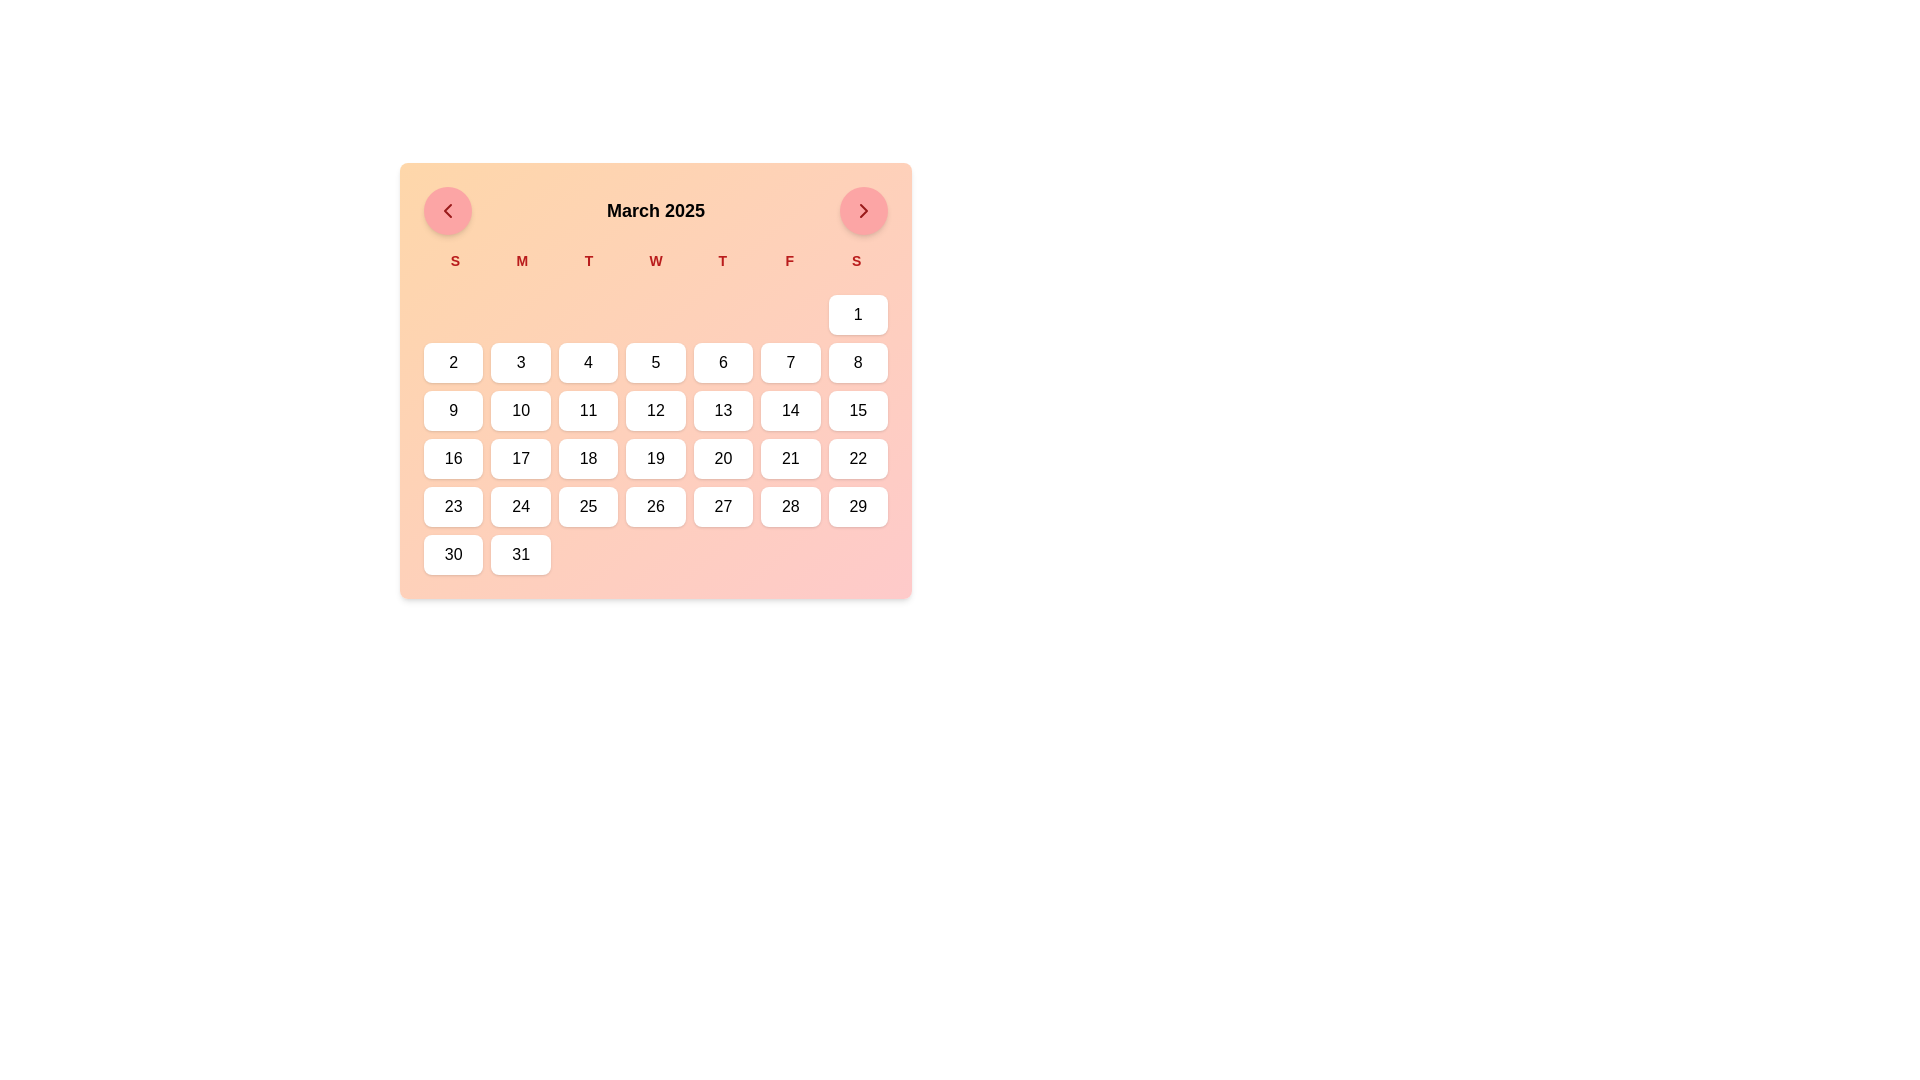  Describe the element at coordinates (452, 505) in the screenshot. I see `the button displaying the number '23'` at that location.